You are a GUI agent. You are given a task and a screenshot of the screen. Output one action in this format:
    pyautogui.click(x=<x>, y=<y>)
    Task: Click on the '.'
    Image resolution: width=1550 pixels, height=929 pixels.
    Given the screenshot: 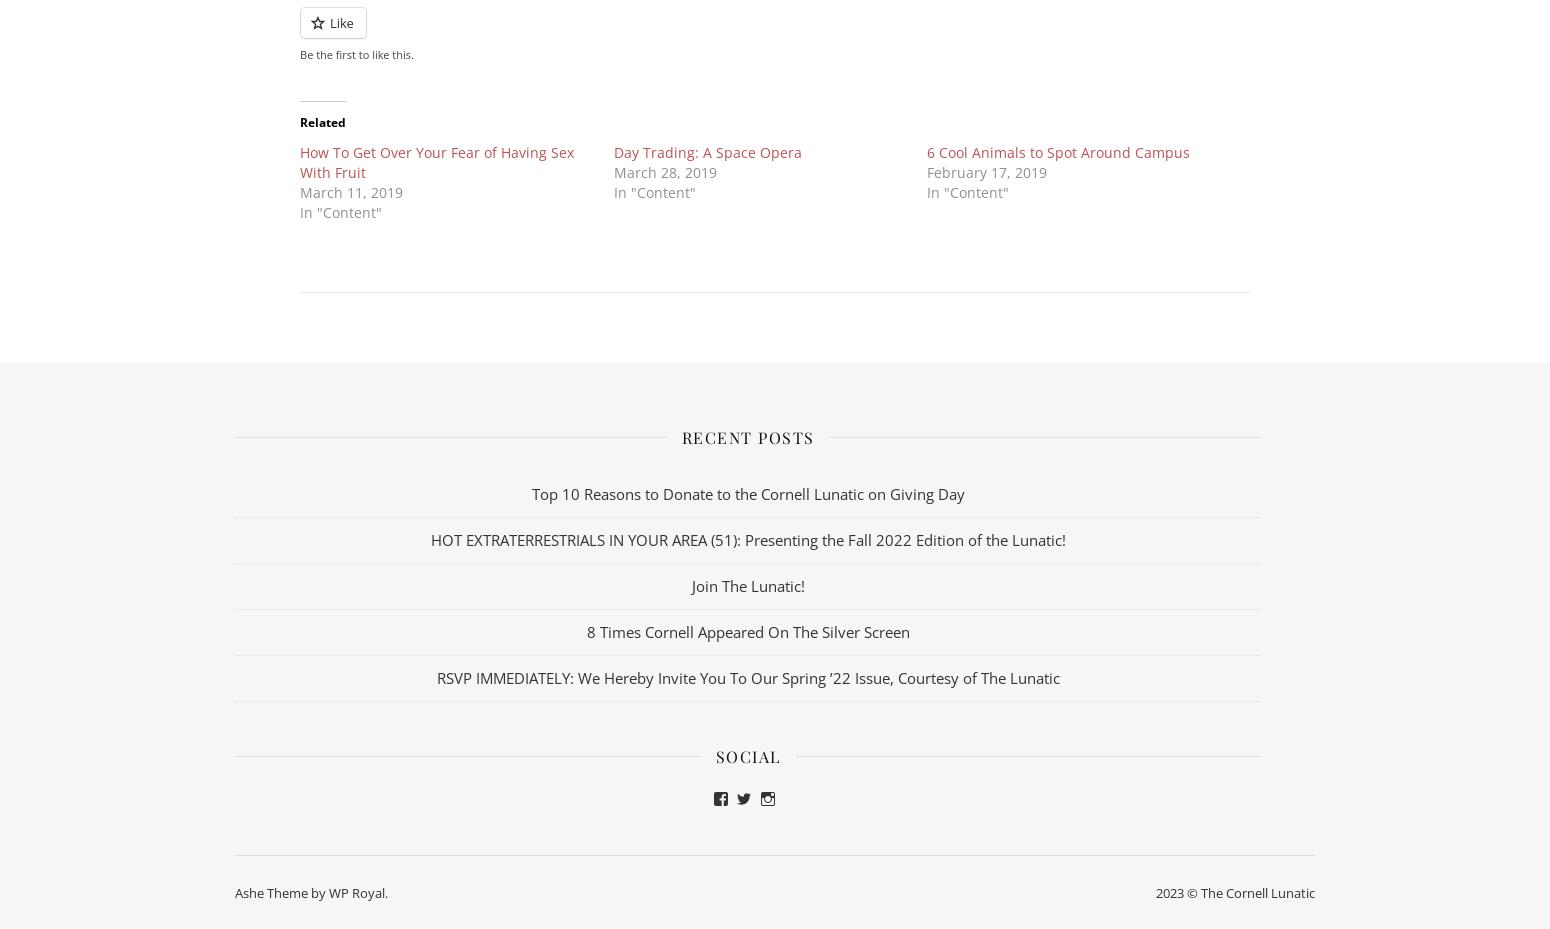 What is the action you would take?
    pyautogui.click(x=385, y=892)
    